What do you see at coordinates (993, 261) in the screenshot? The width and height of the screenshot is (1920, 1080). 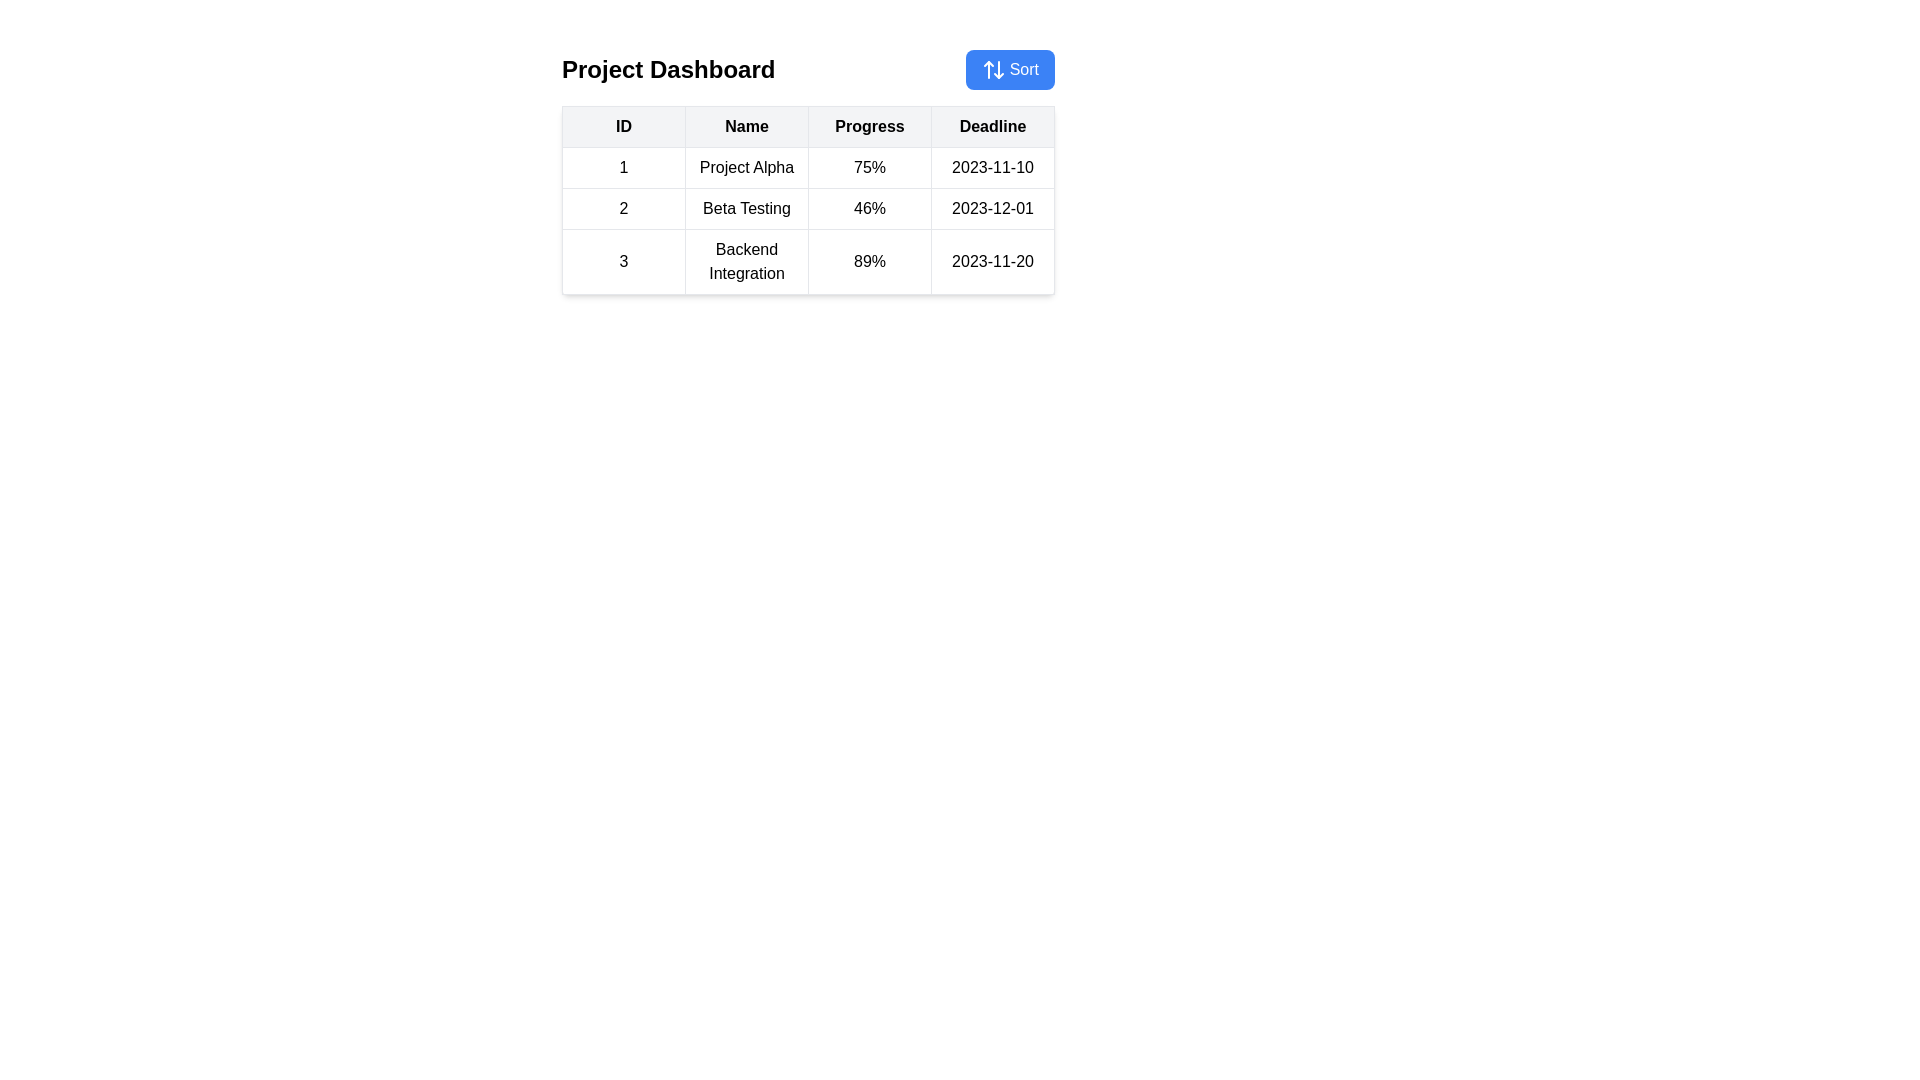 I see `the text display showing '2023-11-20' in the last column of the third row of the table, which represents the 'Deadline' field for the project with ID 3 labeled 'Backend Integration.'` at bounding box center [993, 261].